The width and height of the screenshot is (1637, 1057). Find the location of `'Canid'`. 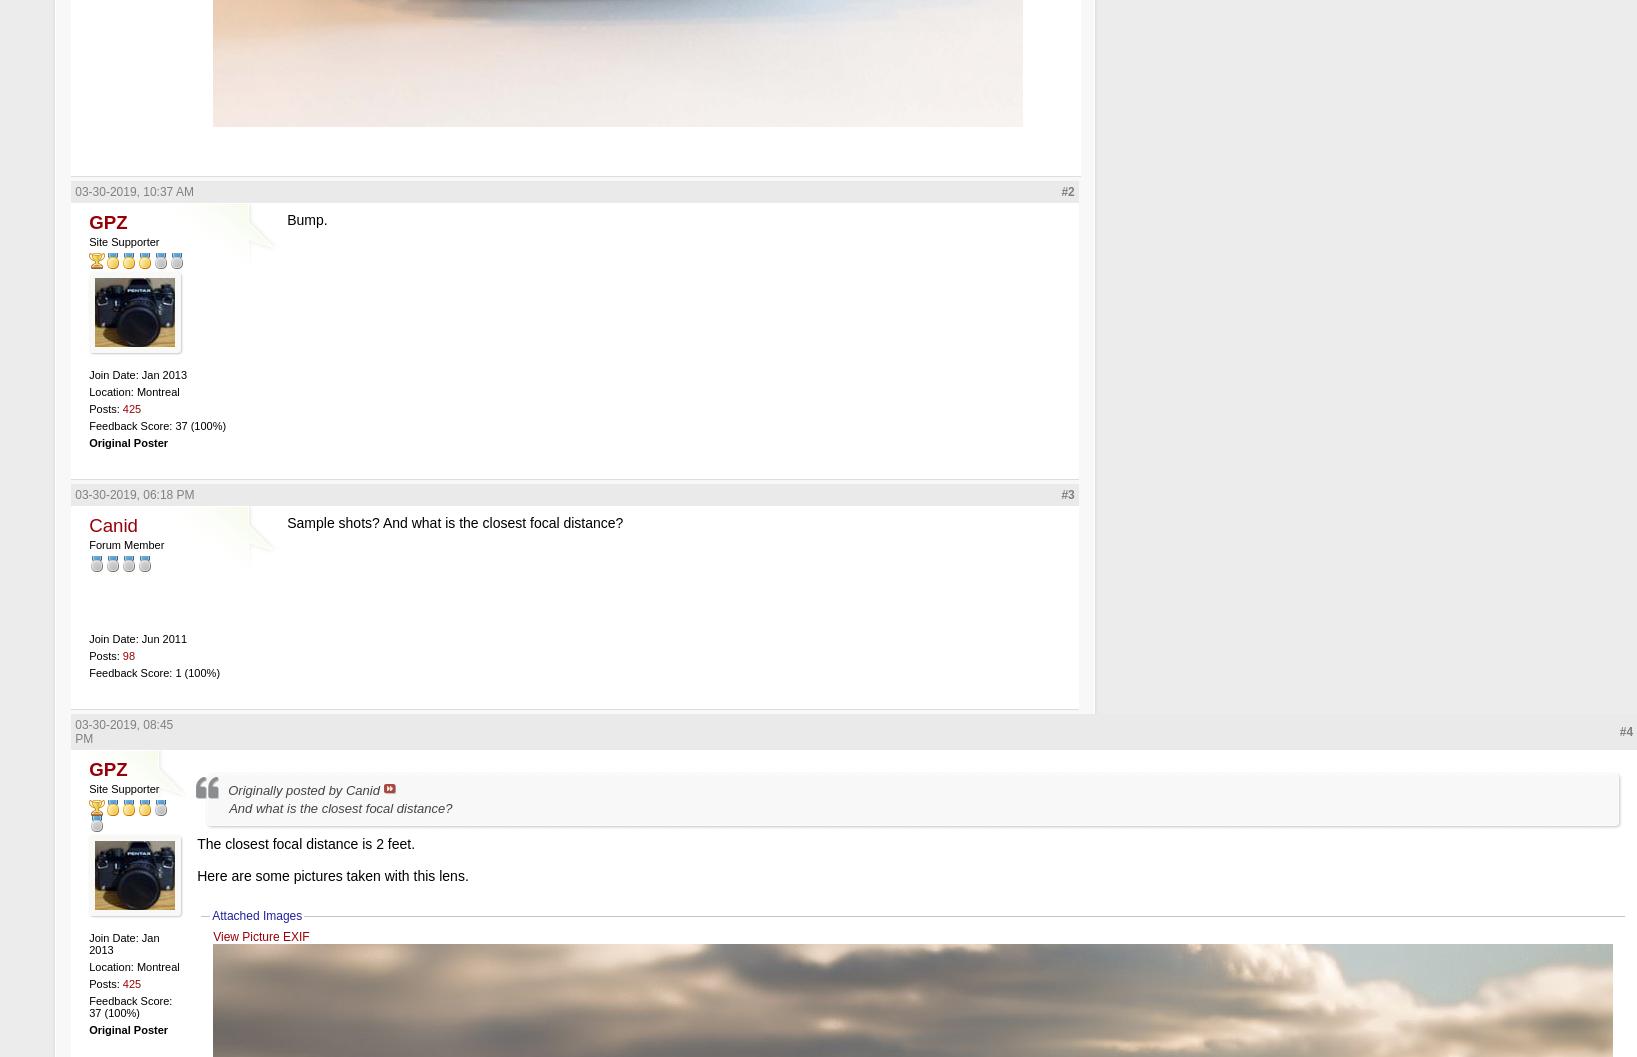

'Canid' is located at coordinates (112, 525).